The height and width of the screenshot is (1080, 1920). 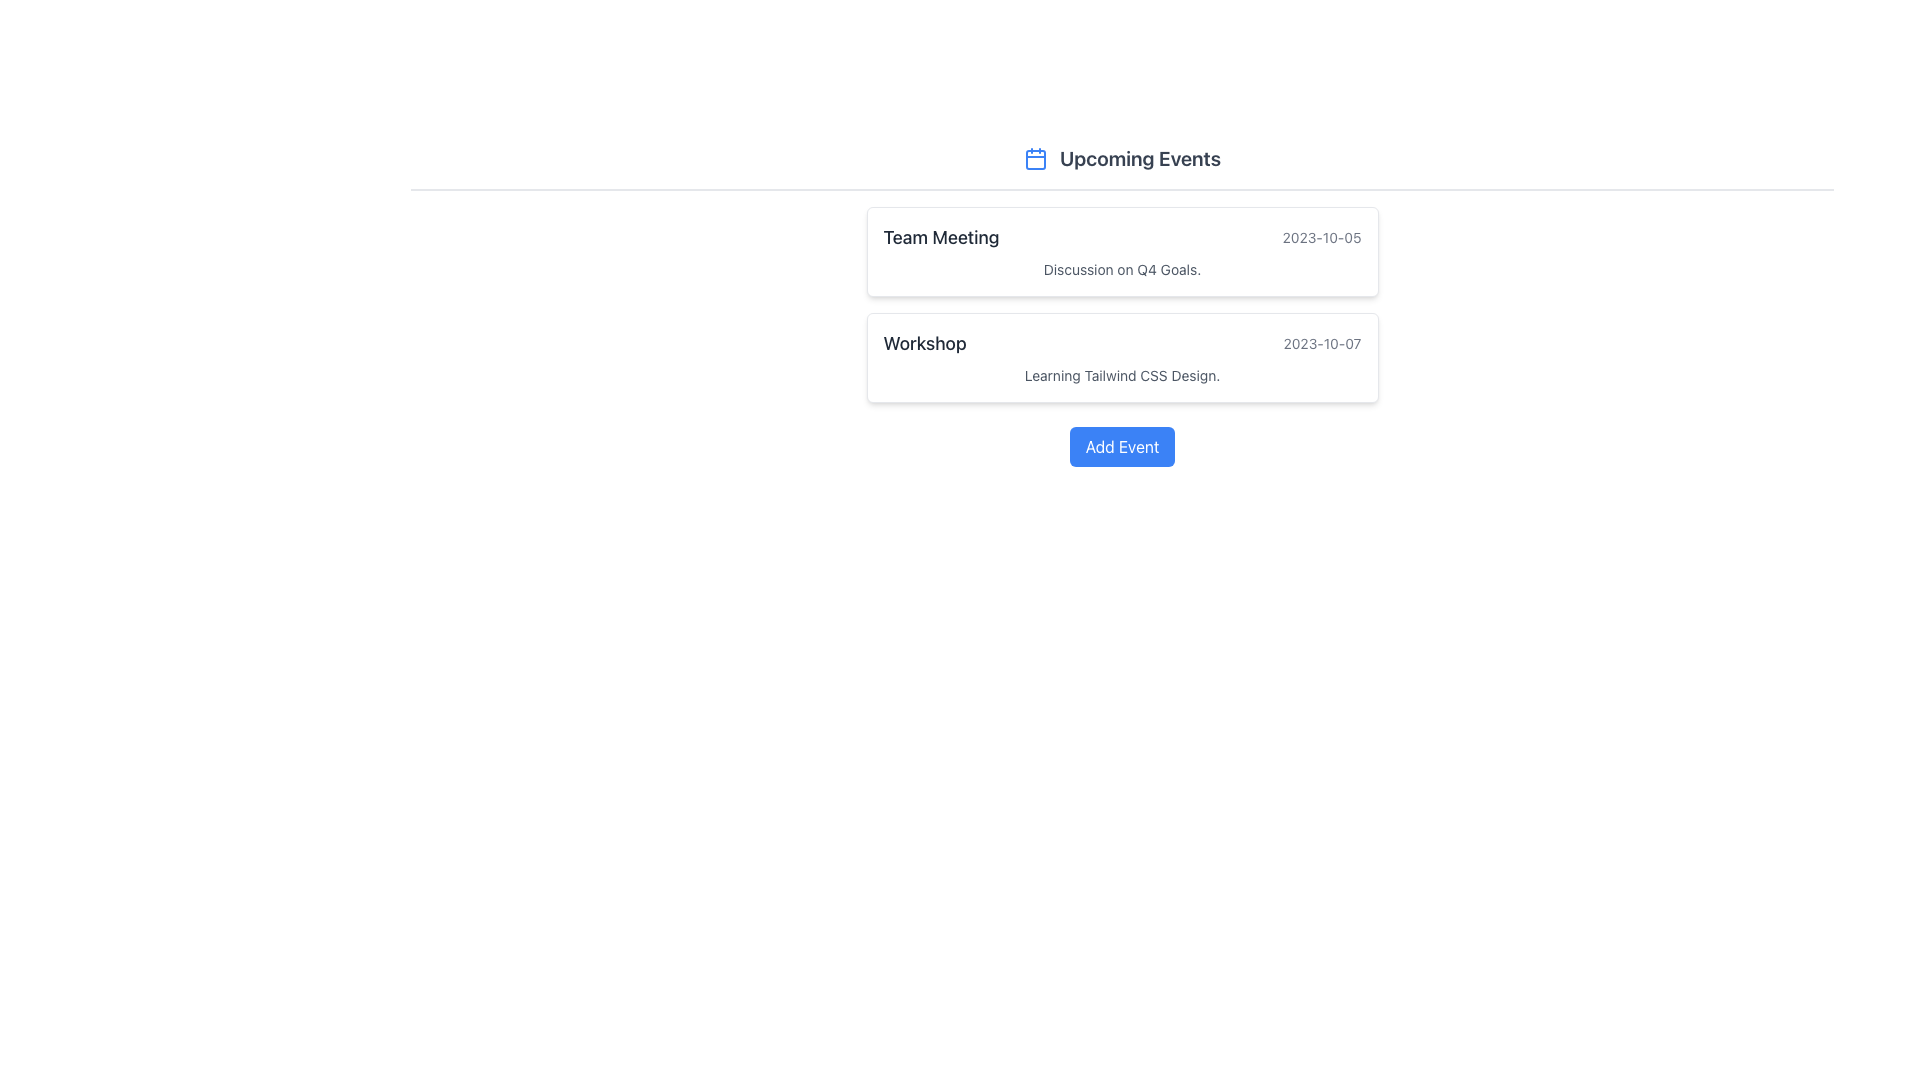 I want to click on the static text element that serves as the title for the 'Upcoming Events' section, which is located immediately to the right of a calendar icon, so click(x=1140, y=157).